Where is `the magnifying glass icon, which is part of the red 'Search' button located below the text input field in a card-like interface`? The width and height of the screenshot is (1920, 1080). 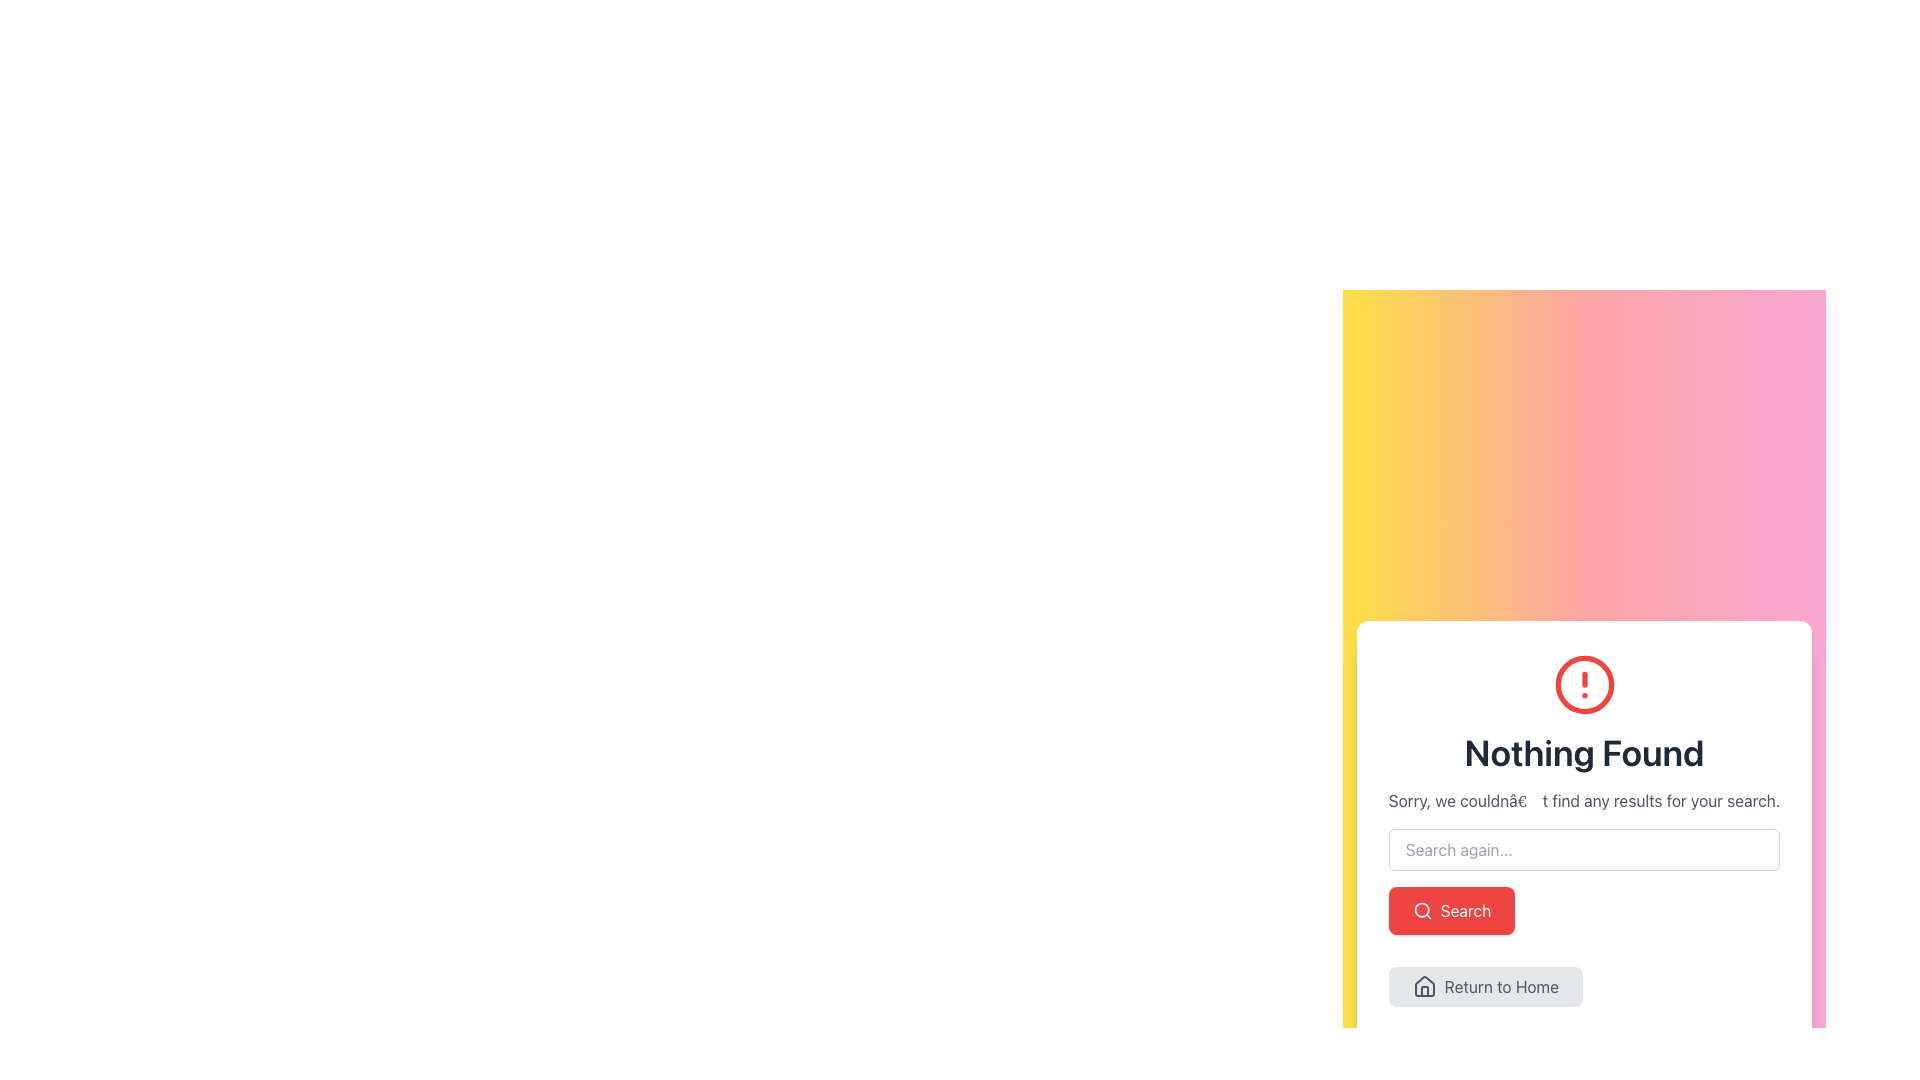
the magnifying glass icon, which is part of the red 'Search' button located below the text input field in a card-like interface is located at coordinates (1420, 910).